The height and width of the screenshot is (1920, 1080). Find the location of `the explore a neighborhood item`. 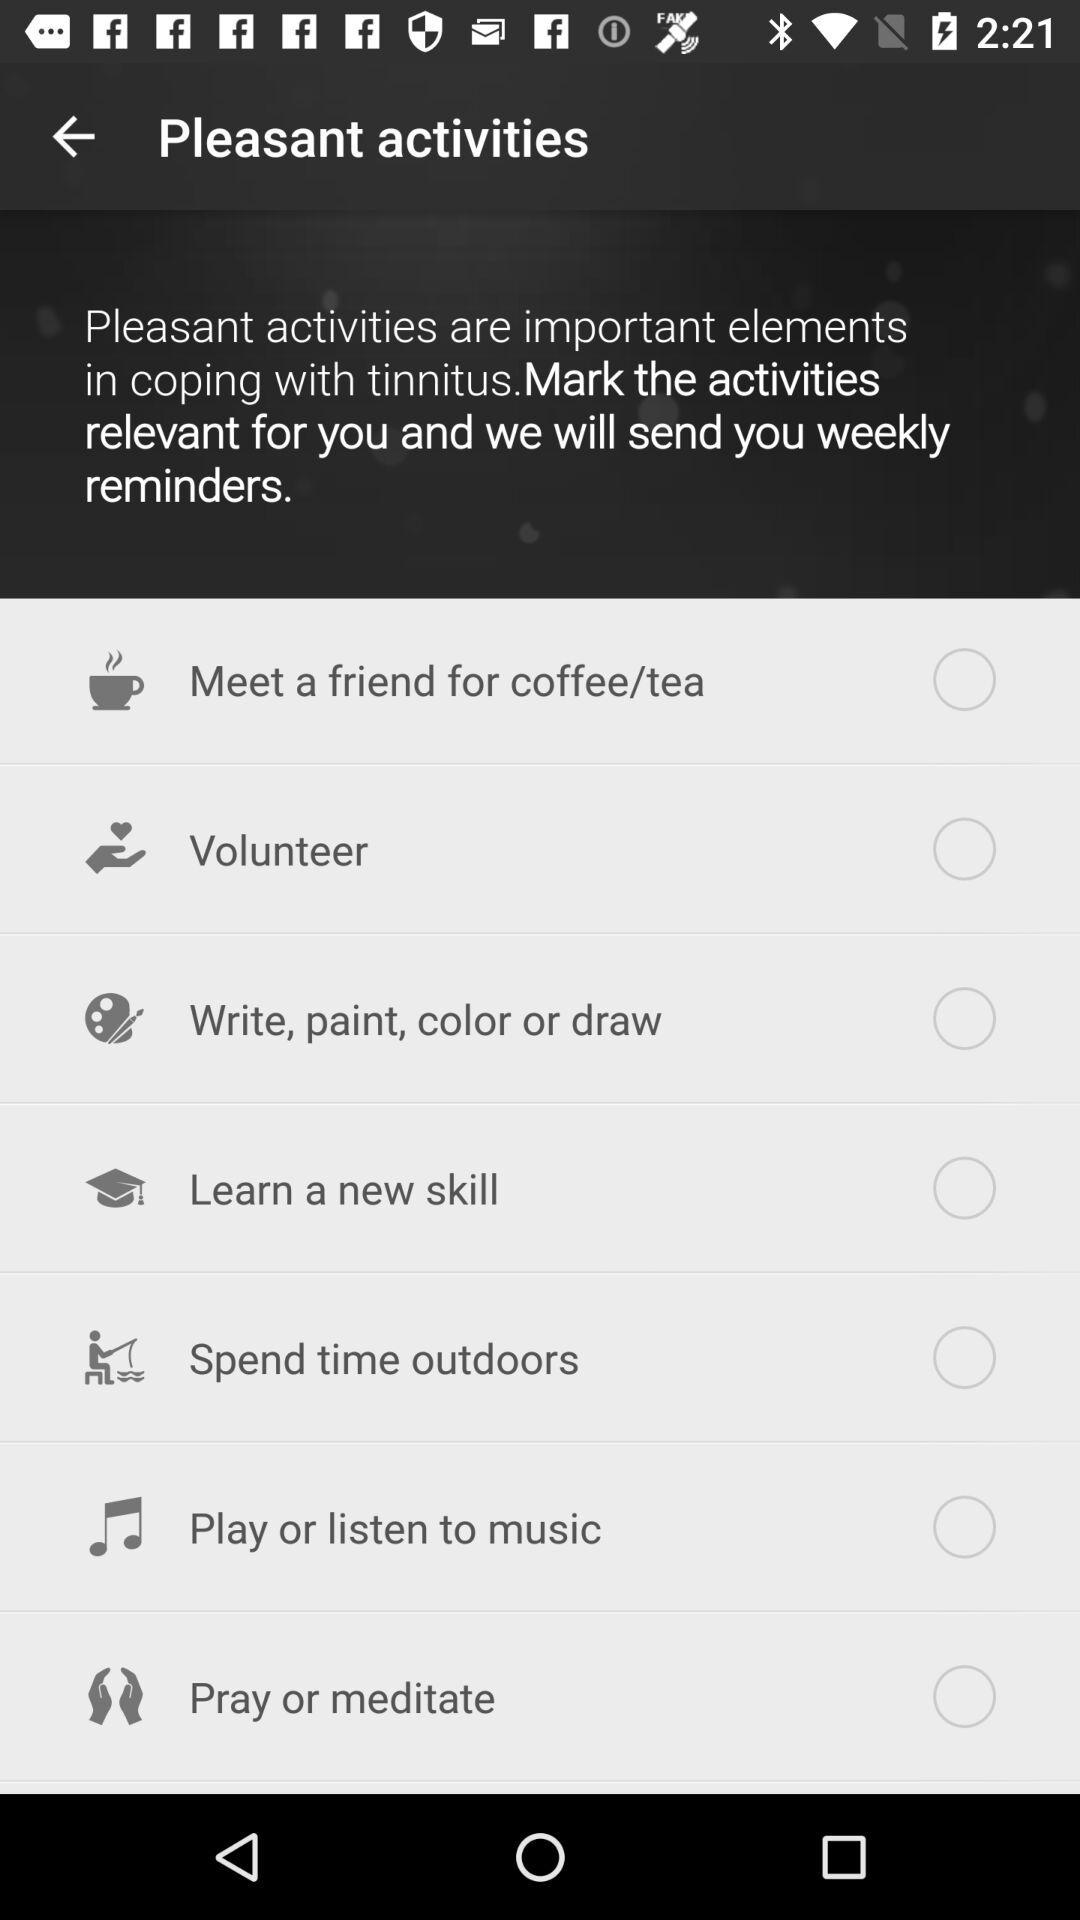

the explore a neighborhood item is located at coordinates (540, 1789).